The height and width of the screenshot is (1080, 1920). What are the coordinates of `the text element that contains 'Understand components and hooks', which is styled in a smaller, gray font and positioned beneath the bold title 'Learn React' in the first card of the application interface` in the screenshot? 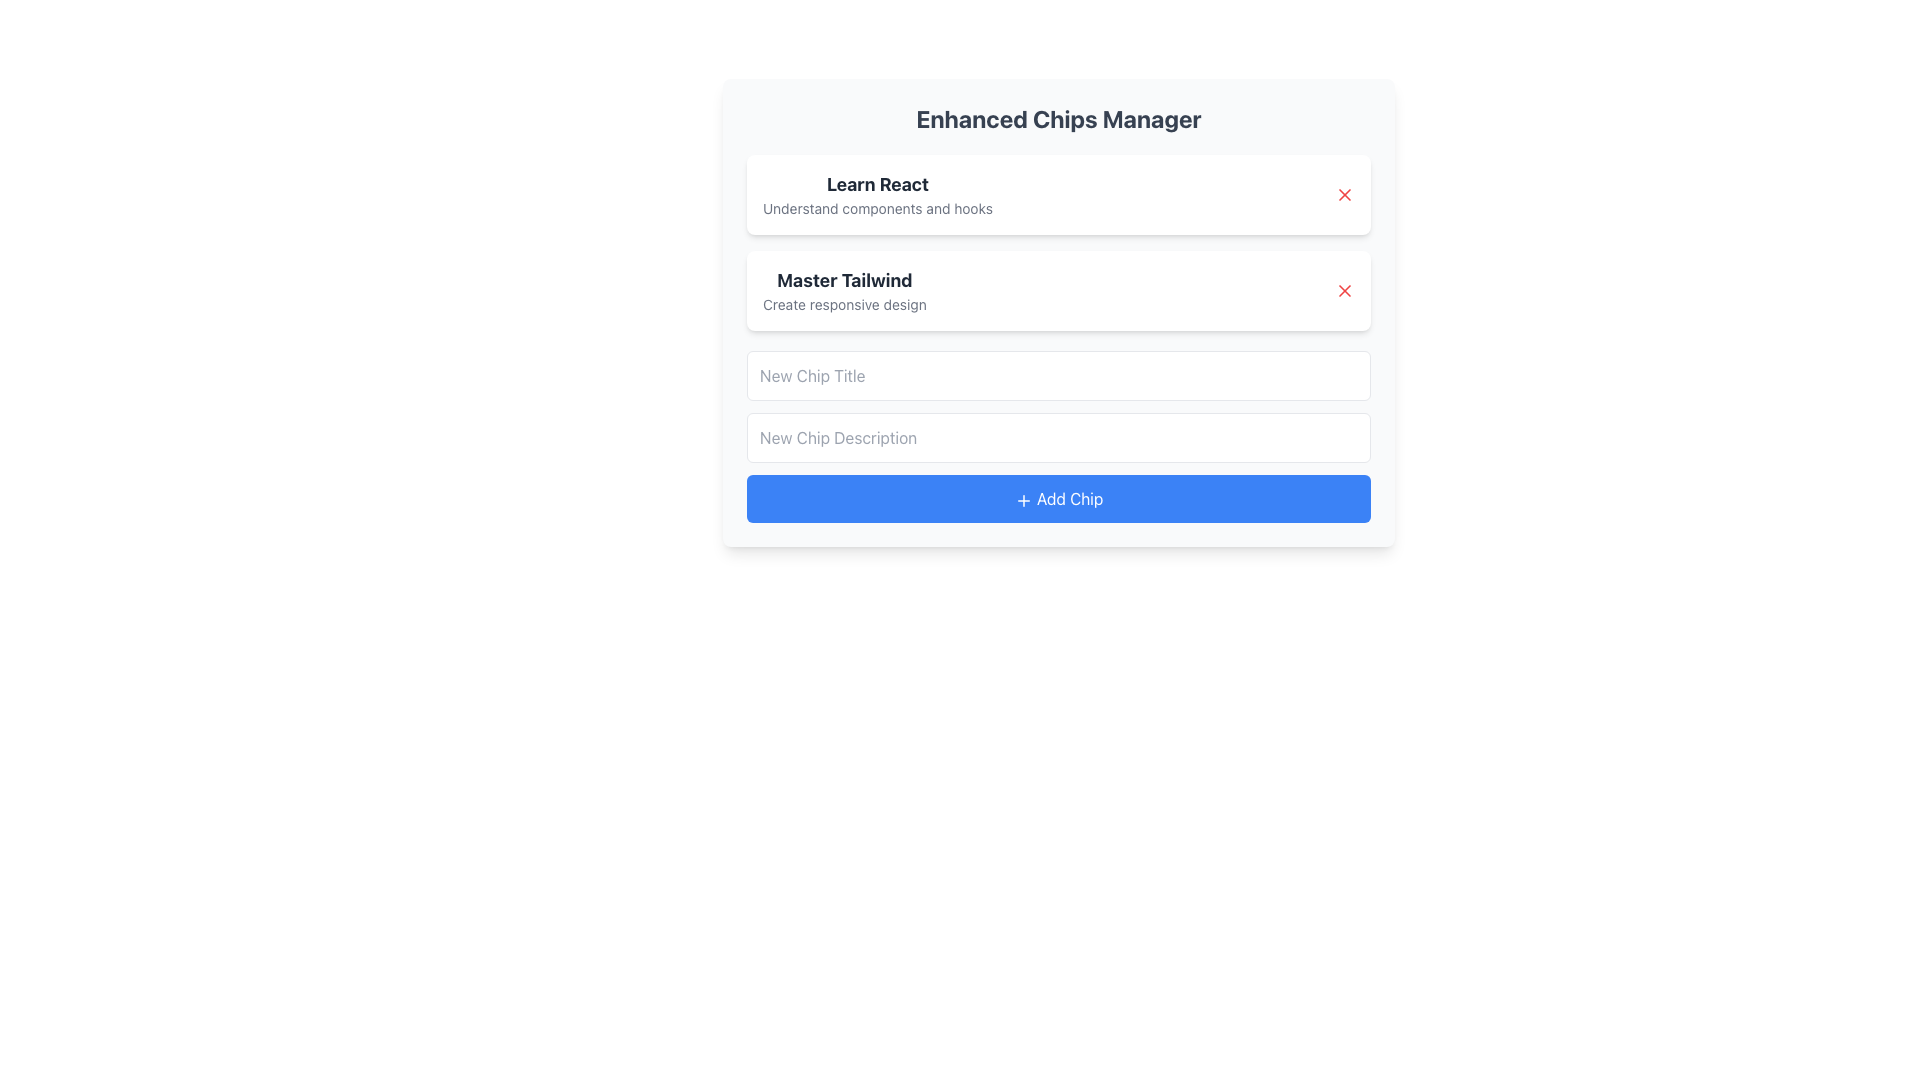 It's located at (878, 208).